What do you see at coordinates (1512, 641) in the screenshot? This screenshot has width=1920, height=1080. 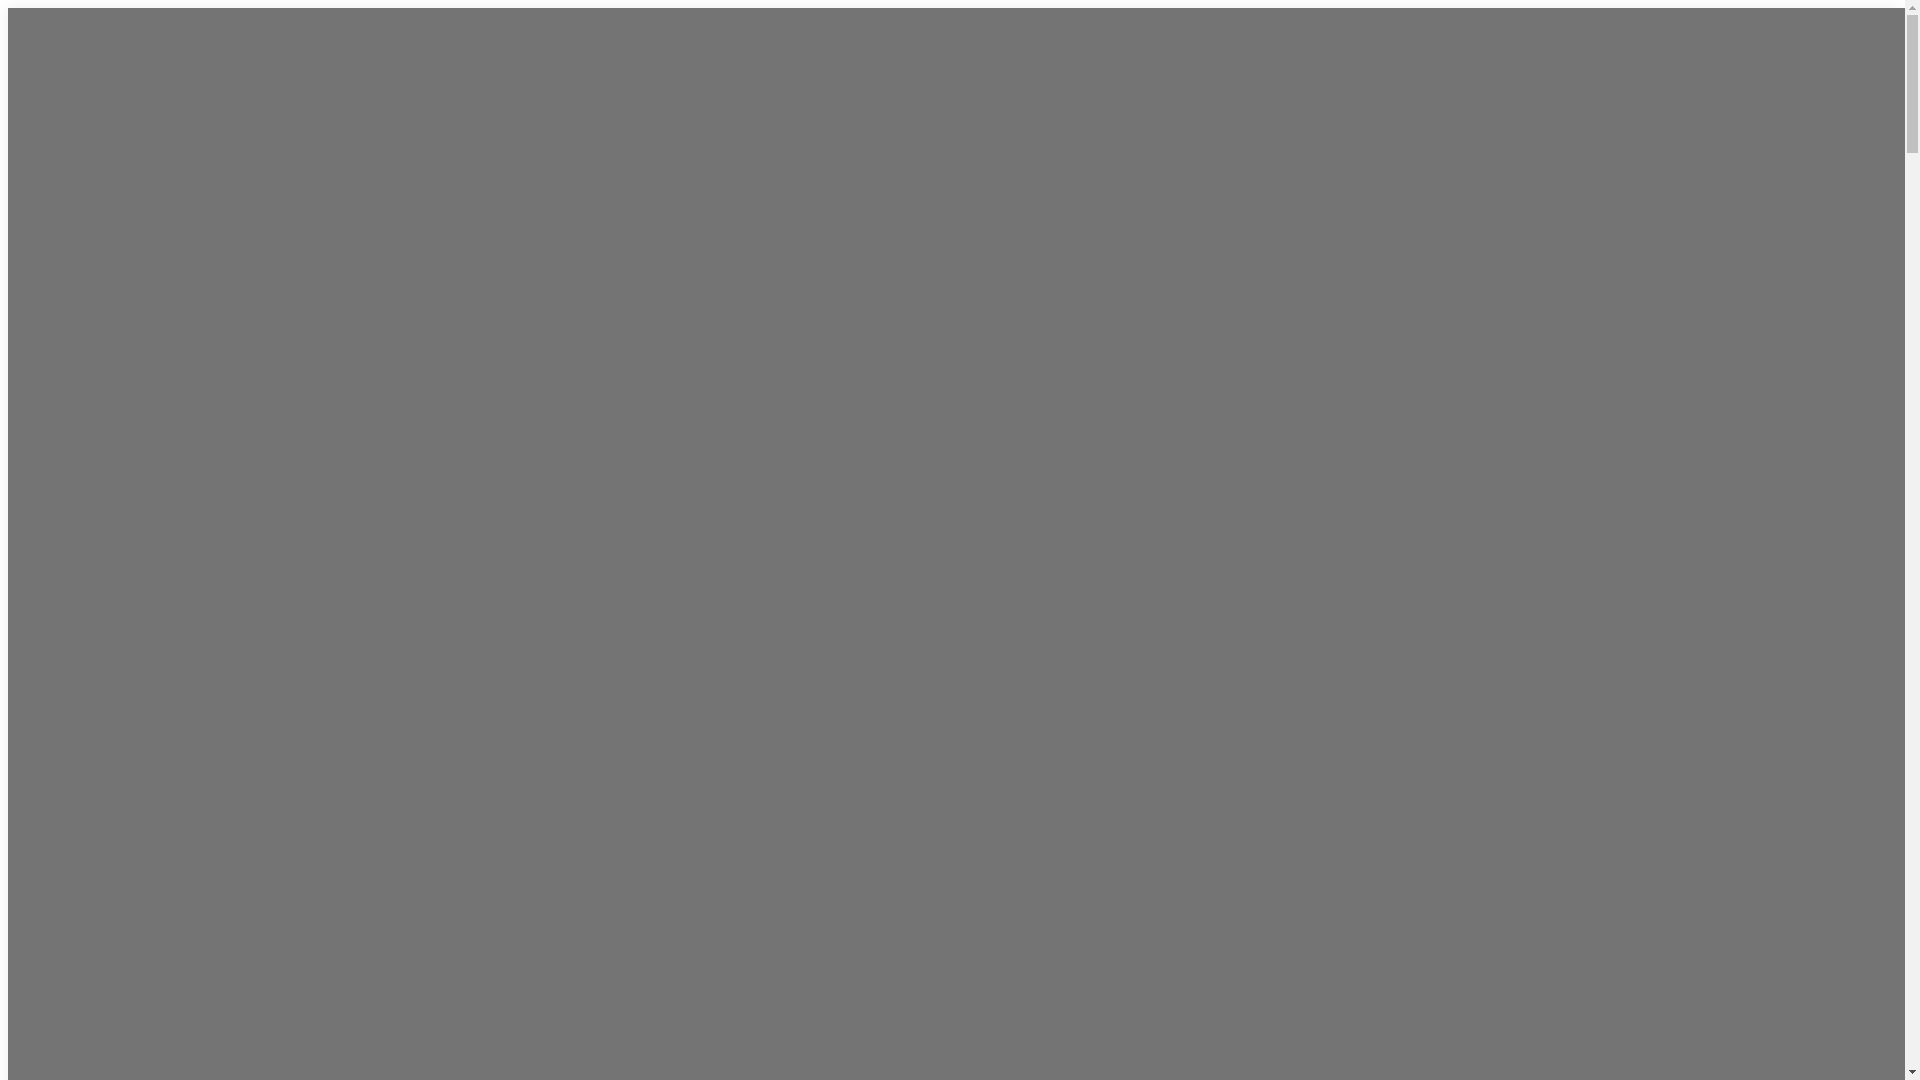 I see `'Search form'` at bounding box center [1512, 641].